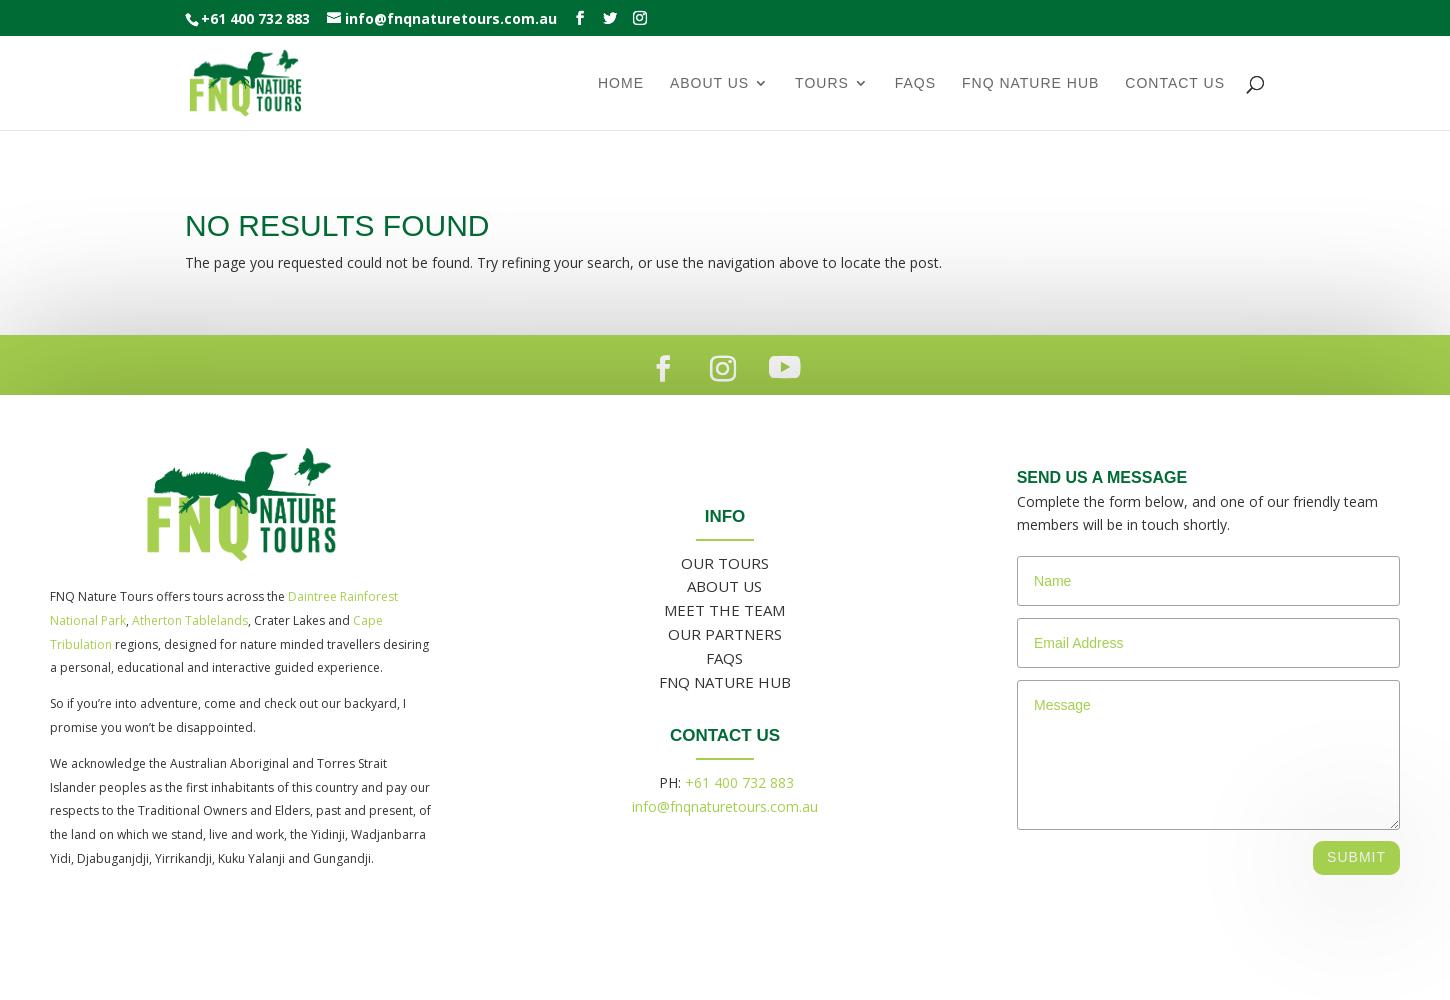 The width and height of the screenshot is (1450, 1000). What do you see at coordinates (874, 419) in the screenshot?
I see `'Multi-Day Tours'` at bounding box center [874, 419].